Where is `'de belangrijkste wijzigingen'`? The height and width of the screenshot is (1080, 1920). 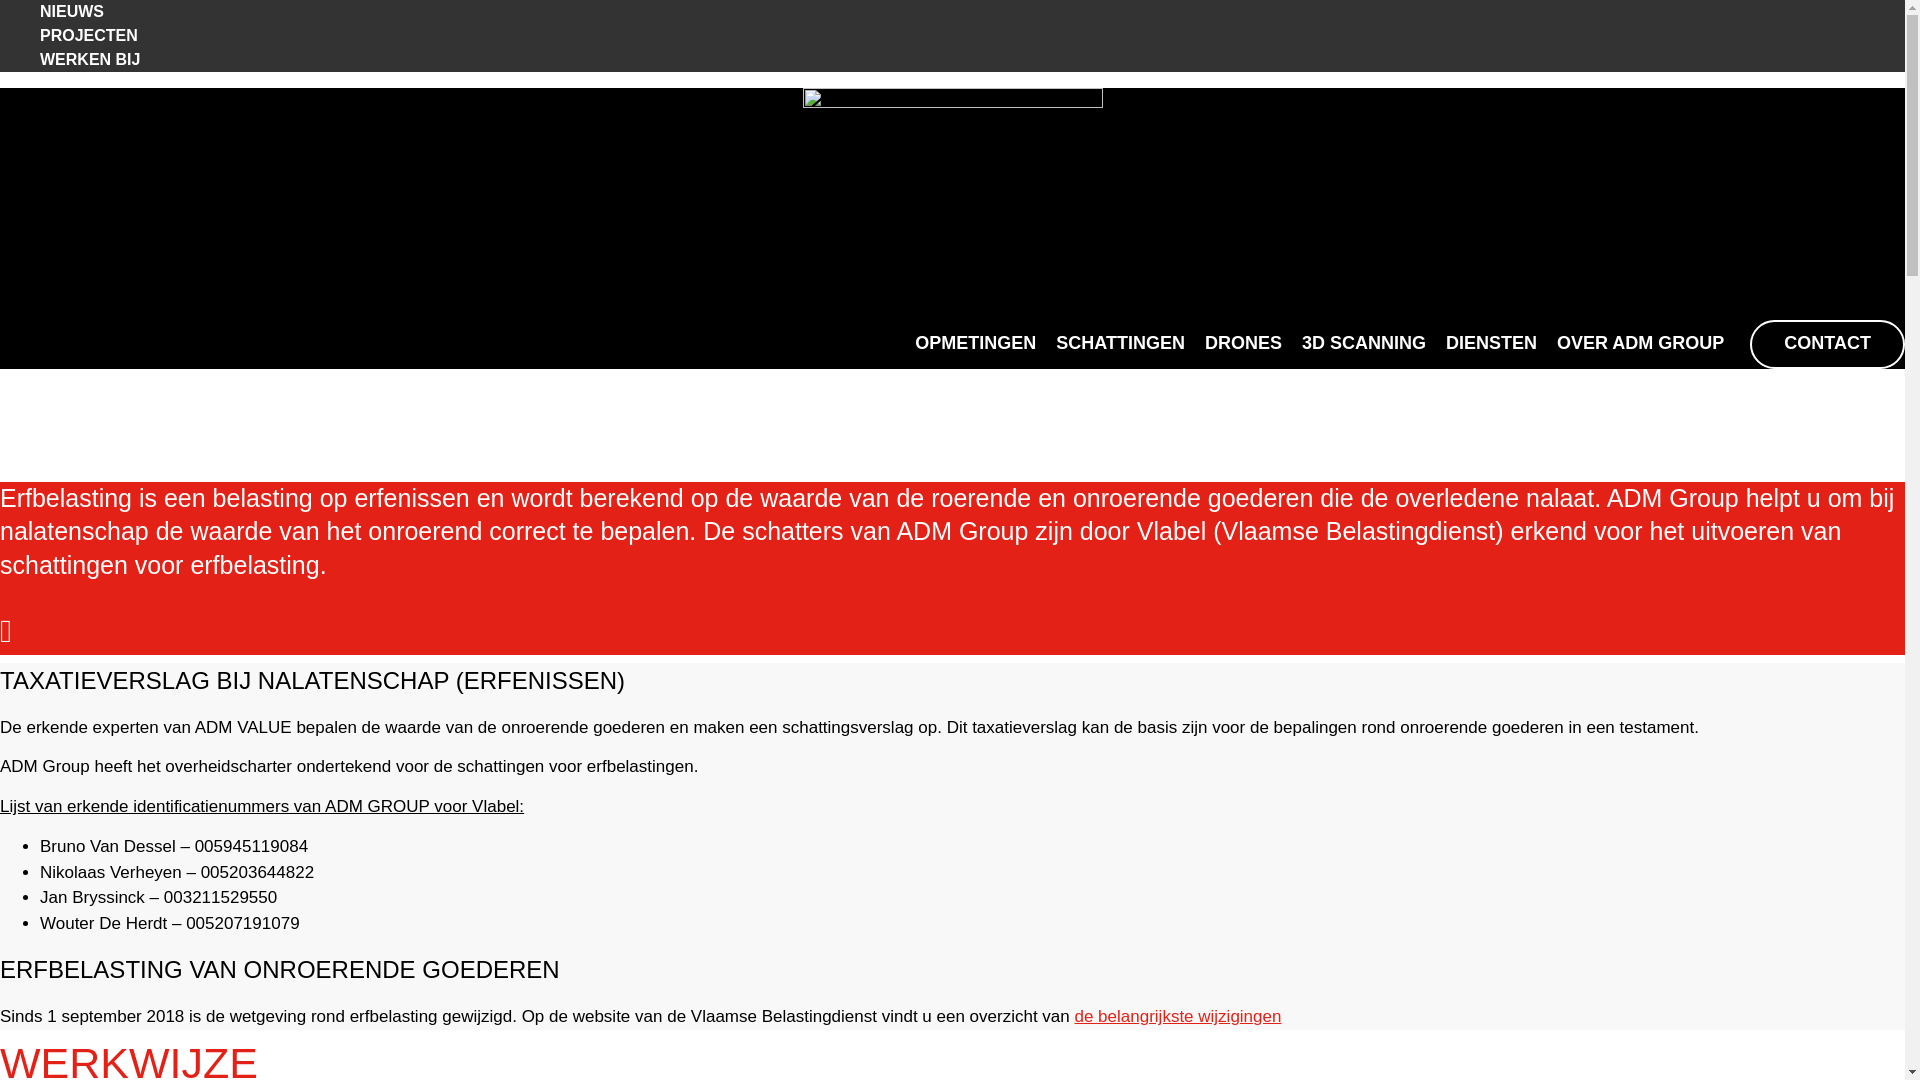
'de belangrijkste wijzigingen' is located at coordinates (1177, 1016).